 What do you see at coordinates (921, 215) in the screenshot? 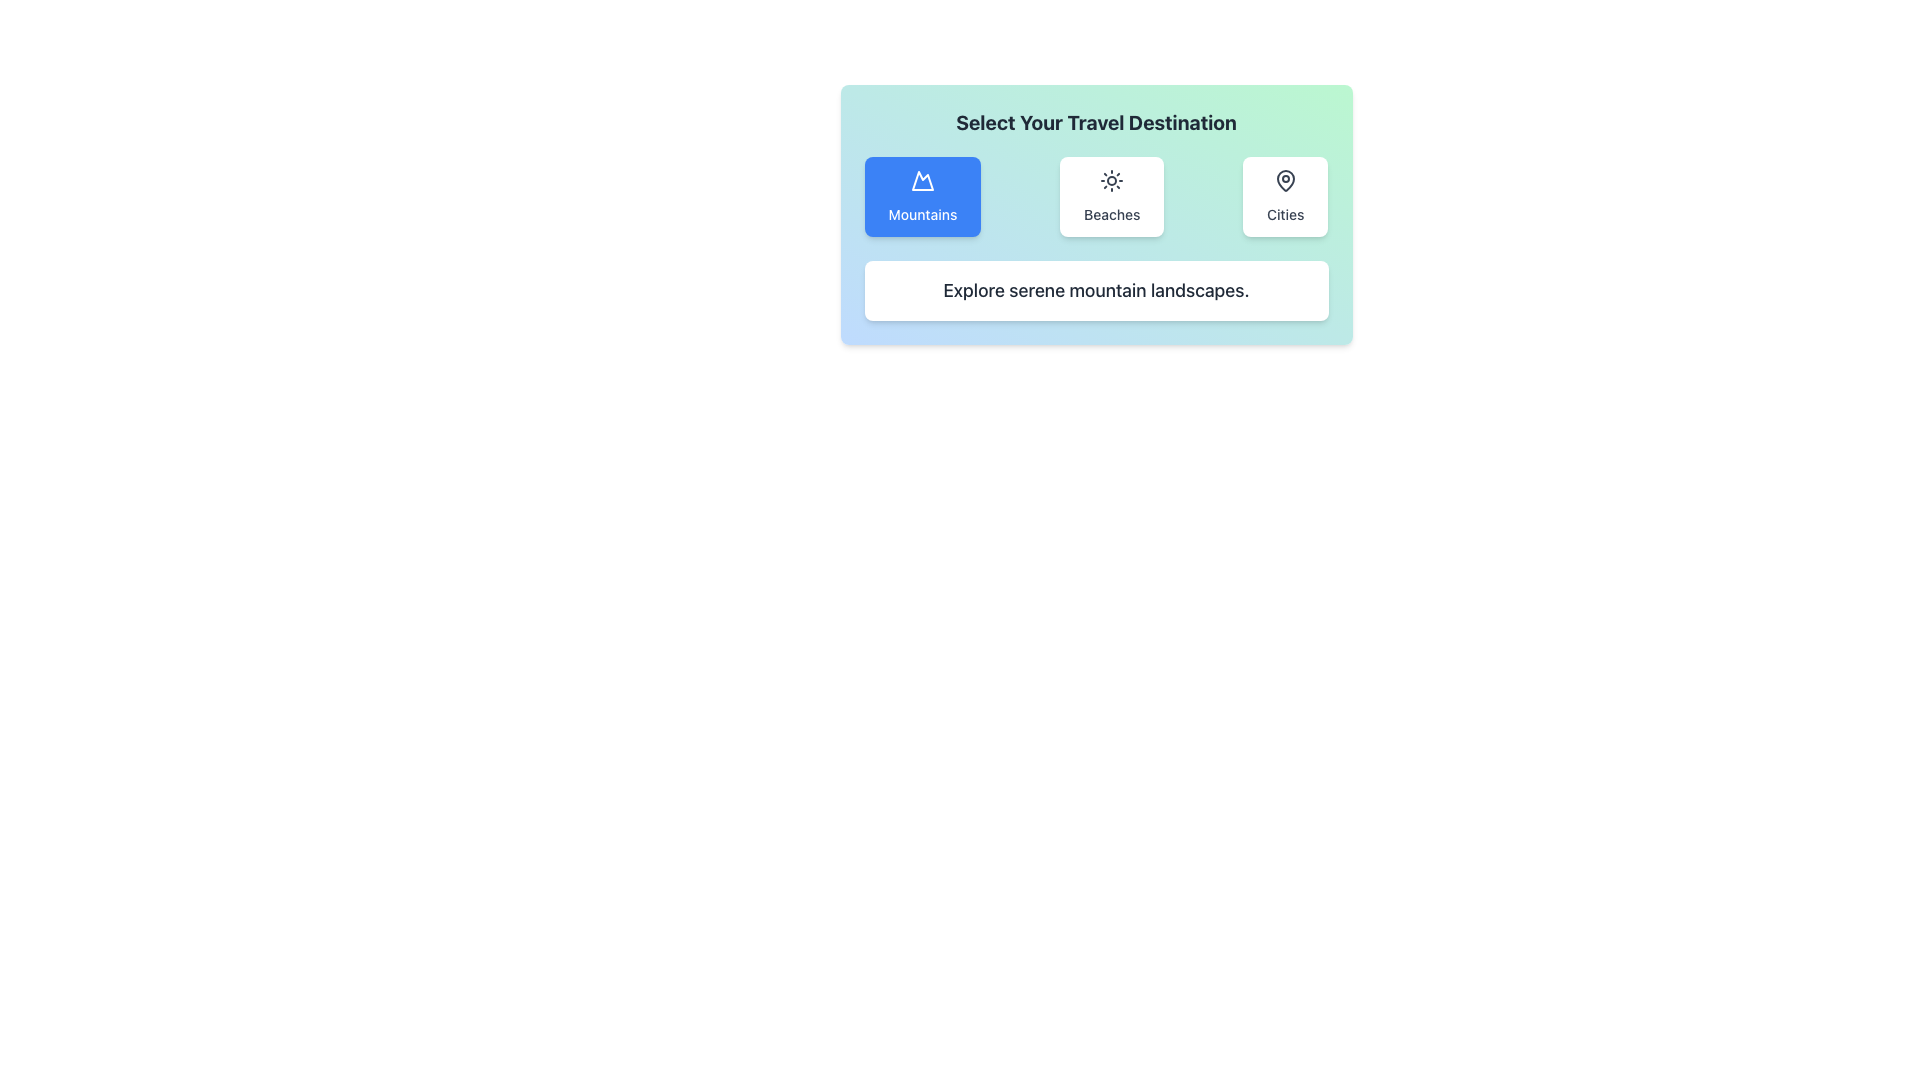
I see `text of the label that identifies the button option as 'Mountains', located directly below the mountain icon in the interactive selection panel` at bounding box center [921, 215].